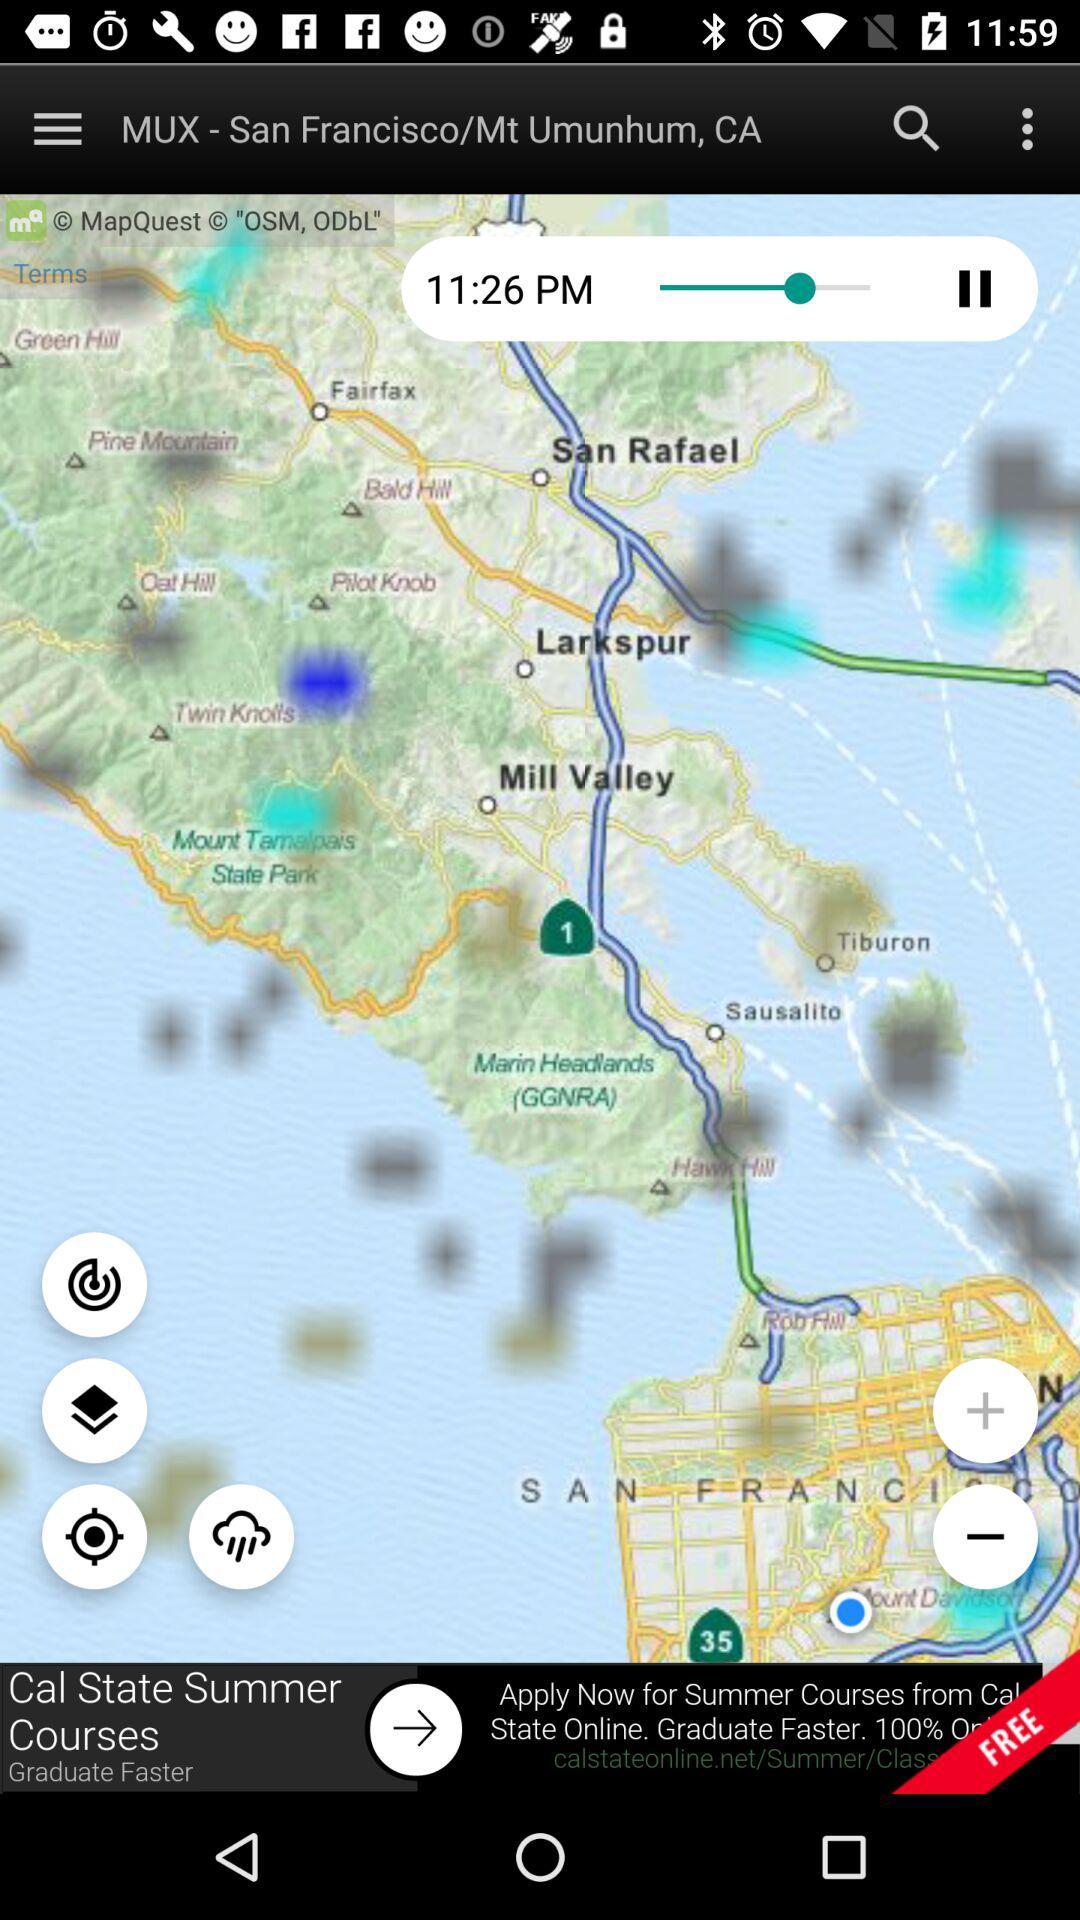 The width and height of the screenshot is (1080, 1920). Describe the element at coordinates (984, 1409) in the screenshot. I see `add option` at that location.